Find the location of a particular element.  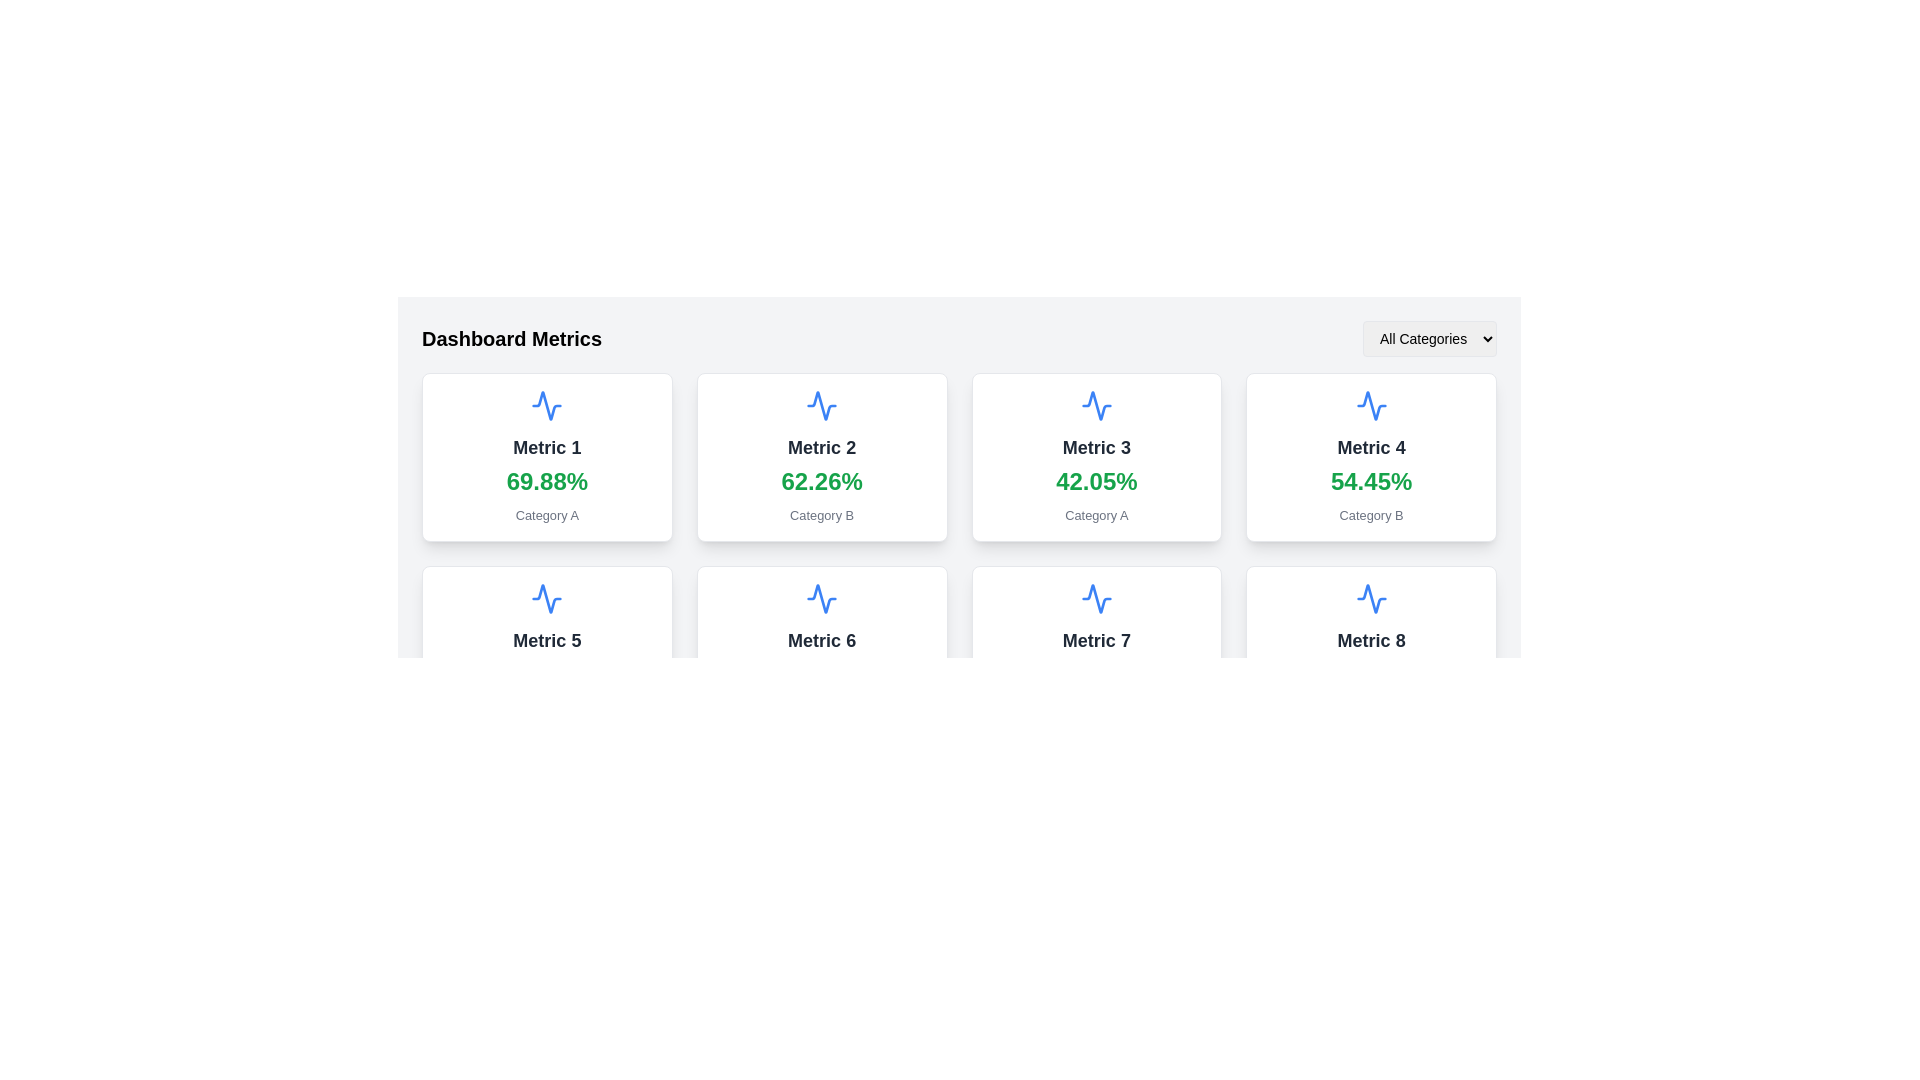

the fourth card component in the grid layout that displays a percentage value for 'Category B' is located at coordinates (1370, 457).